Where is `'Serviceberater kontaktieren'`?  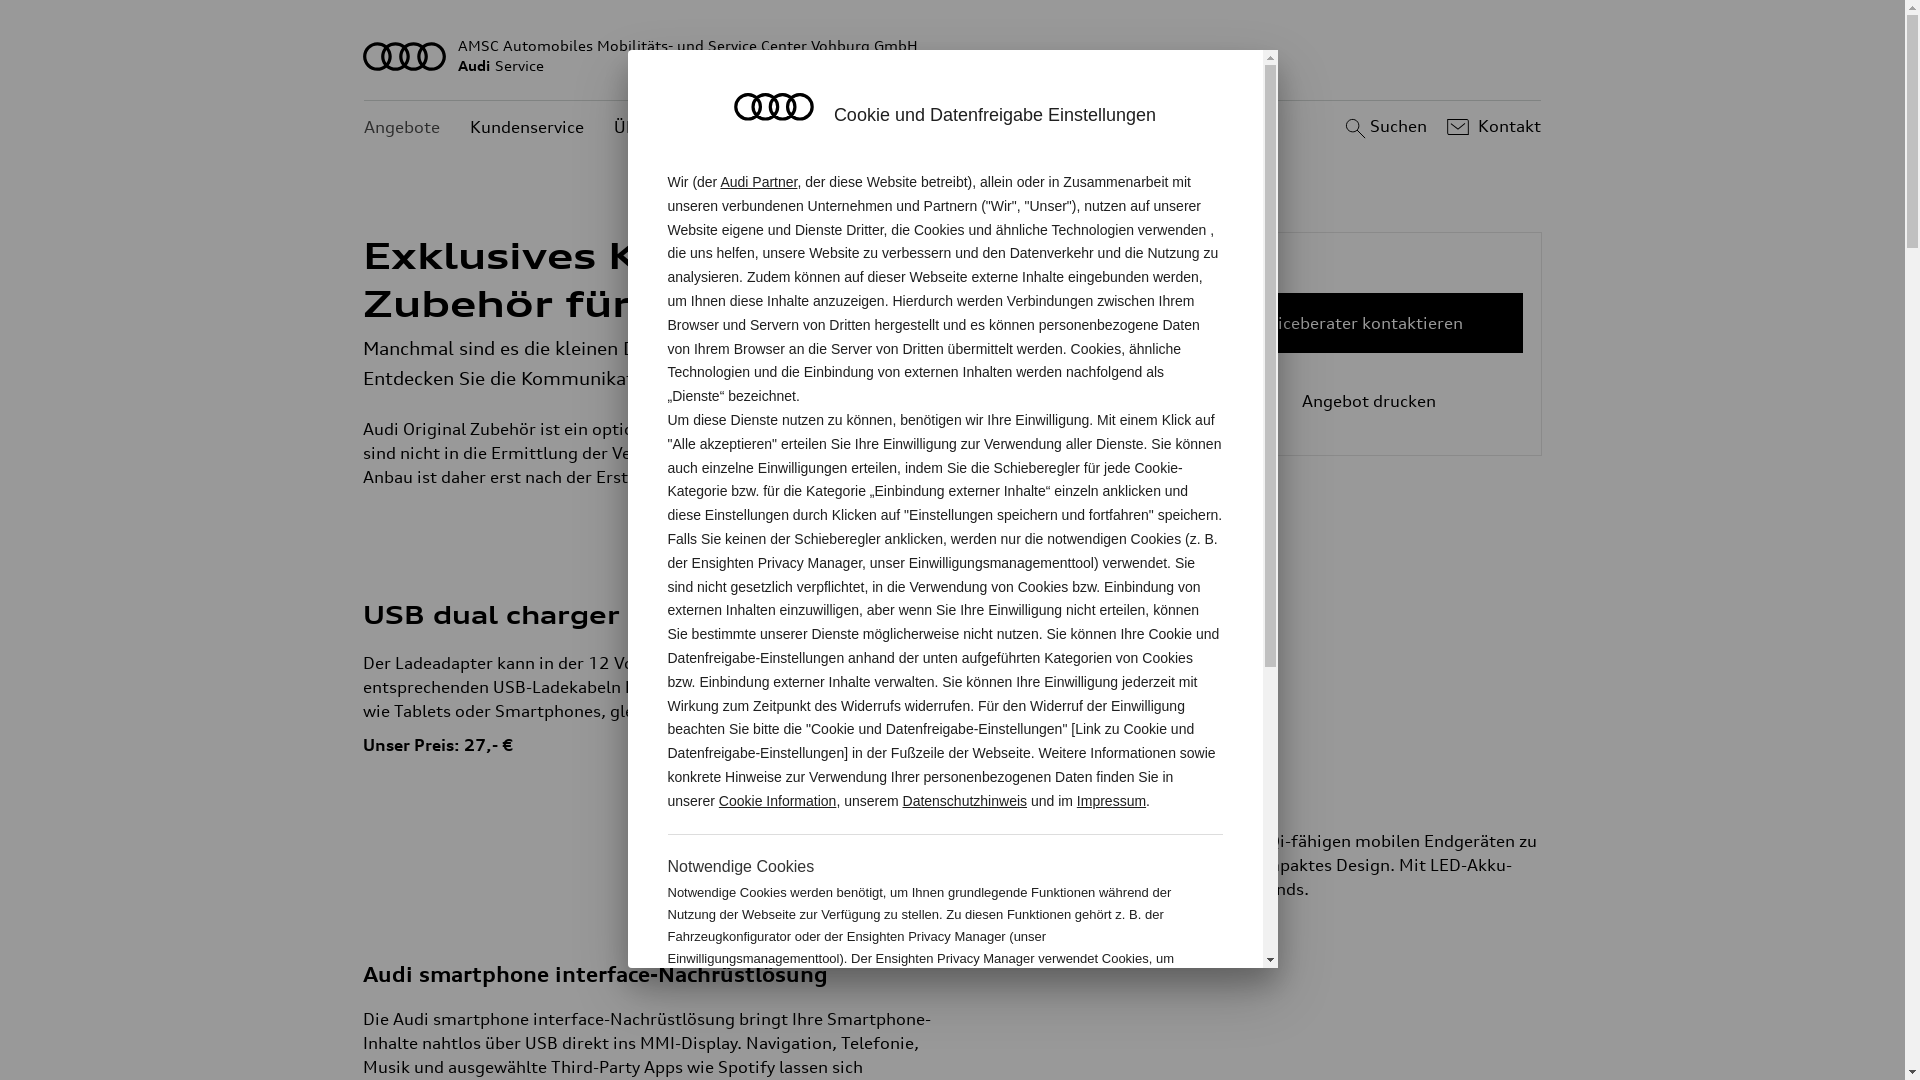
'Serviceberater kontaktieren' is located at coordinates (1353, 322).